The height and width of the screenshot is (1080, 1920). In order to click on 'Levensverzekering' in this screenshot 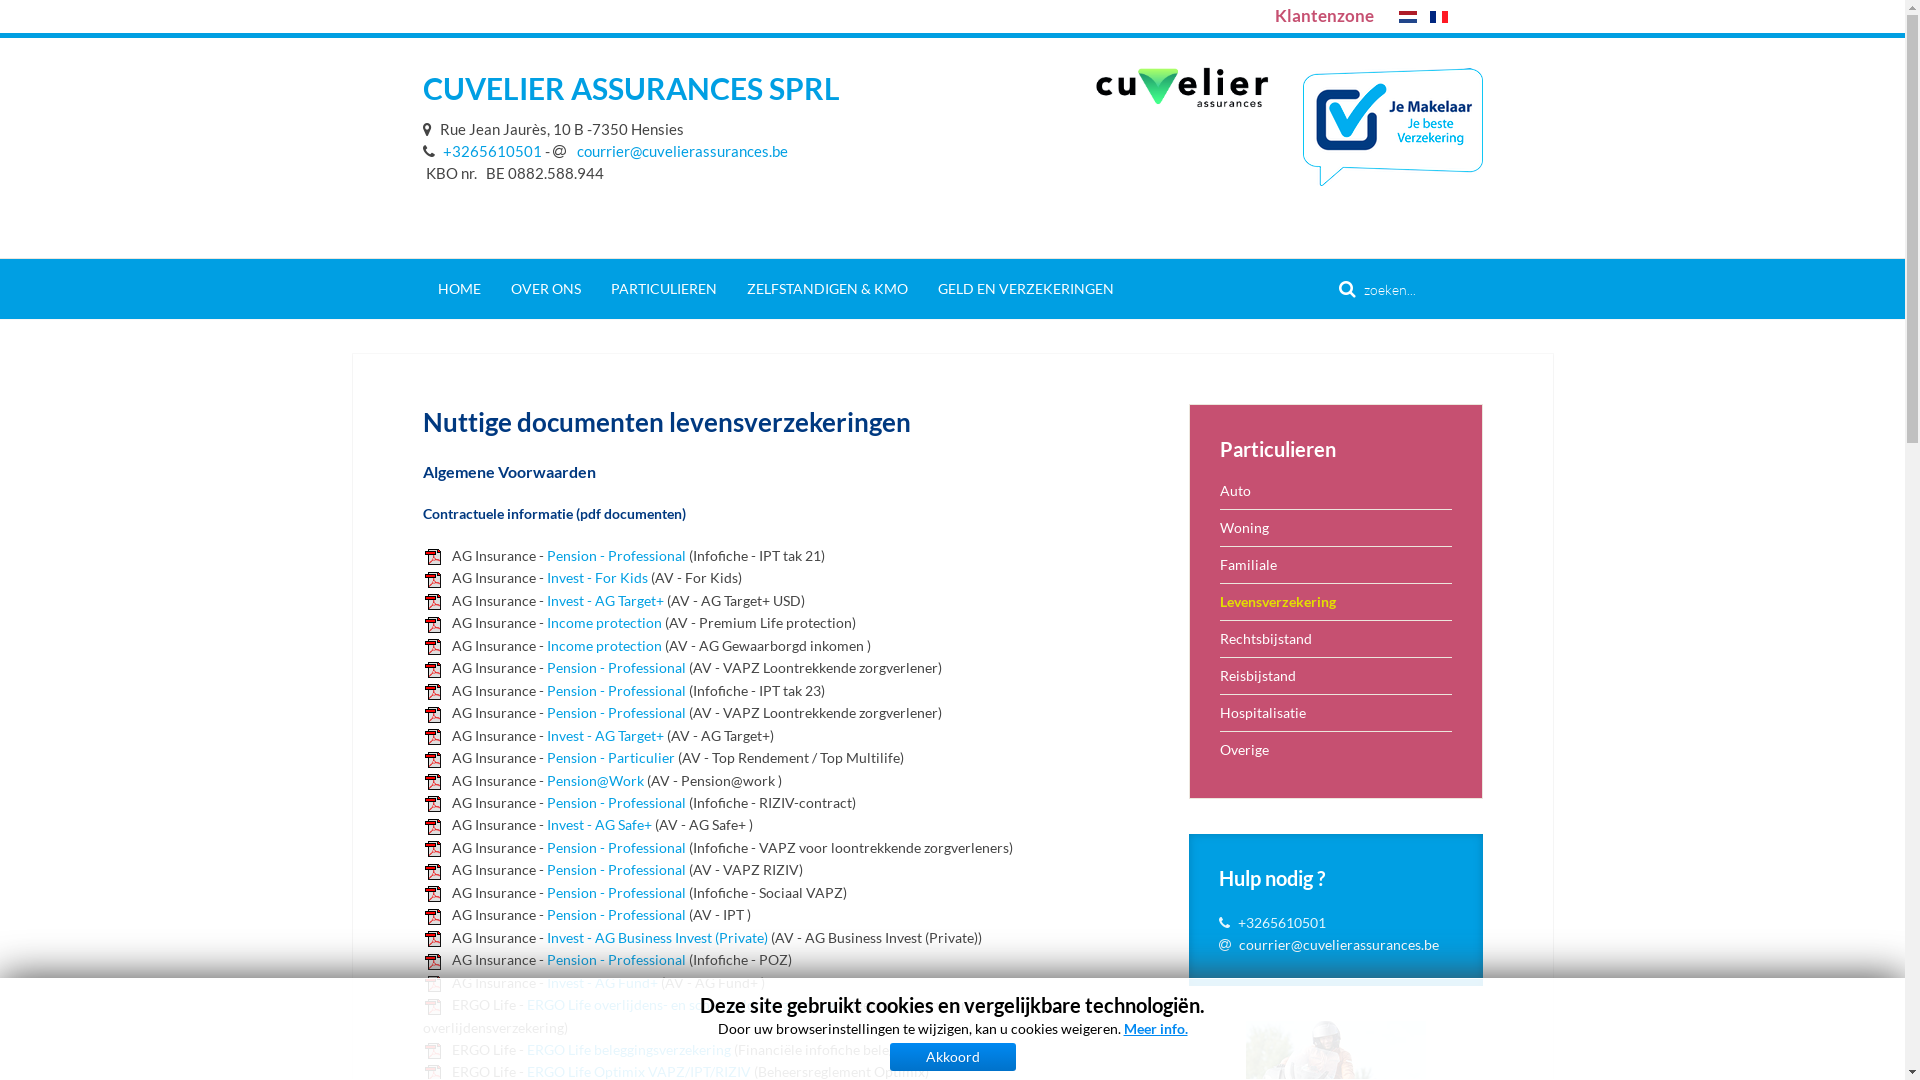, I will do `click(1335, 600)`.